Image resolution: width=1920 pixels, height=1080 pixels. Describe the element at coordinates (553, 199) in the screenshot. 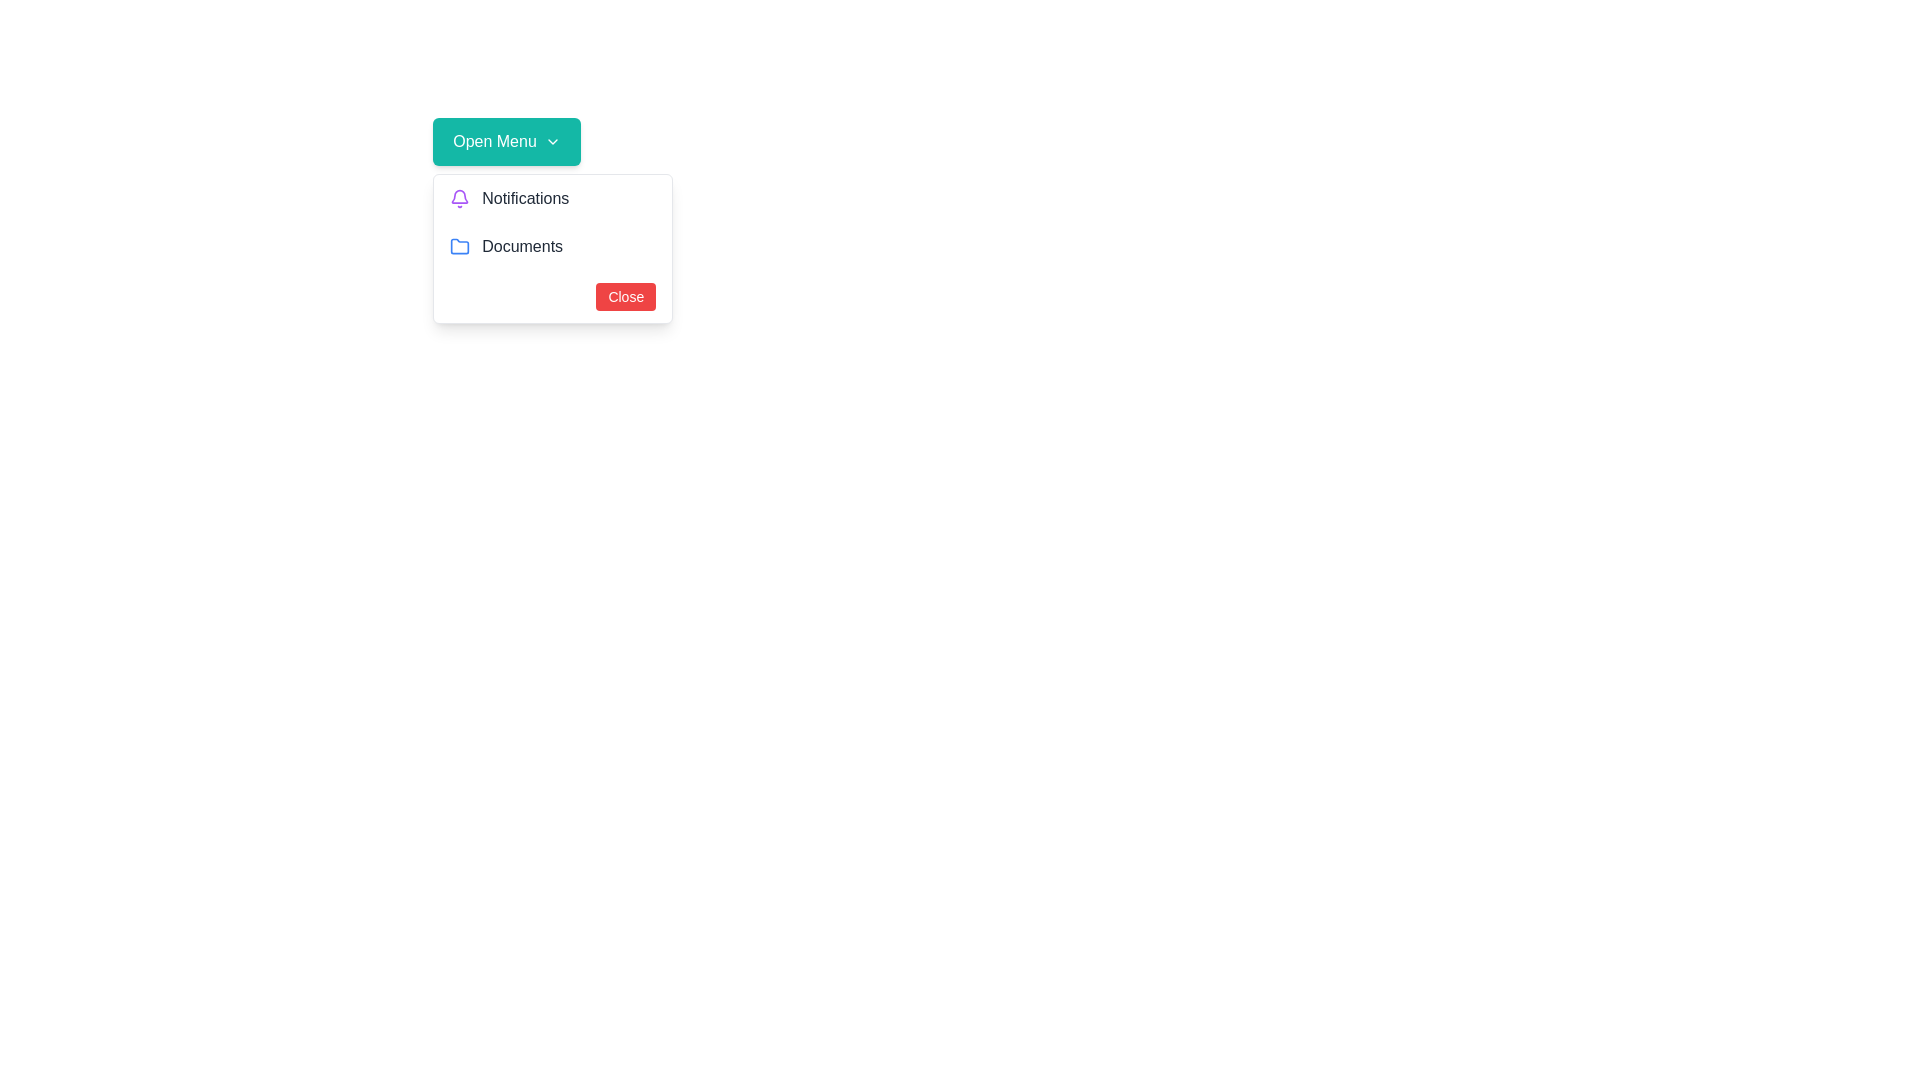

I see `the first option in the dropdown menu that accesses the notifications or alerts section of the application` at that location.